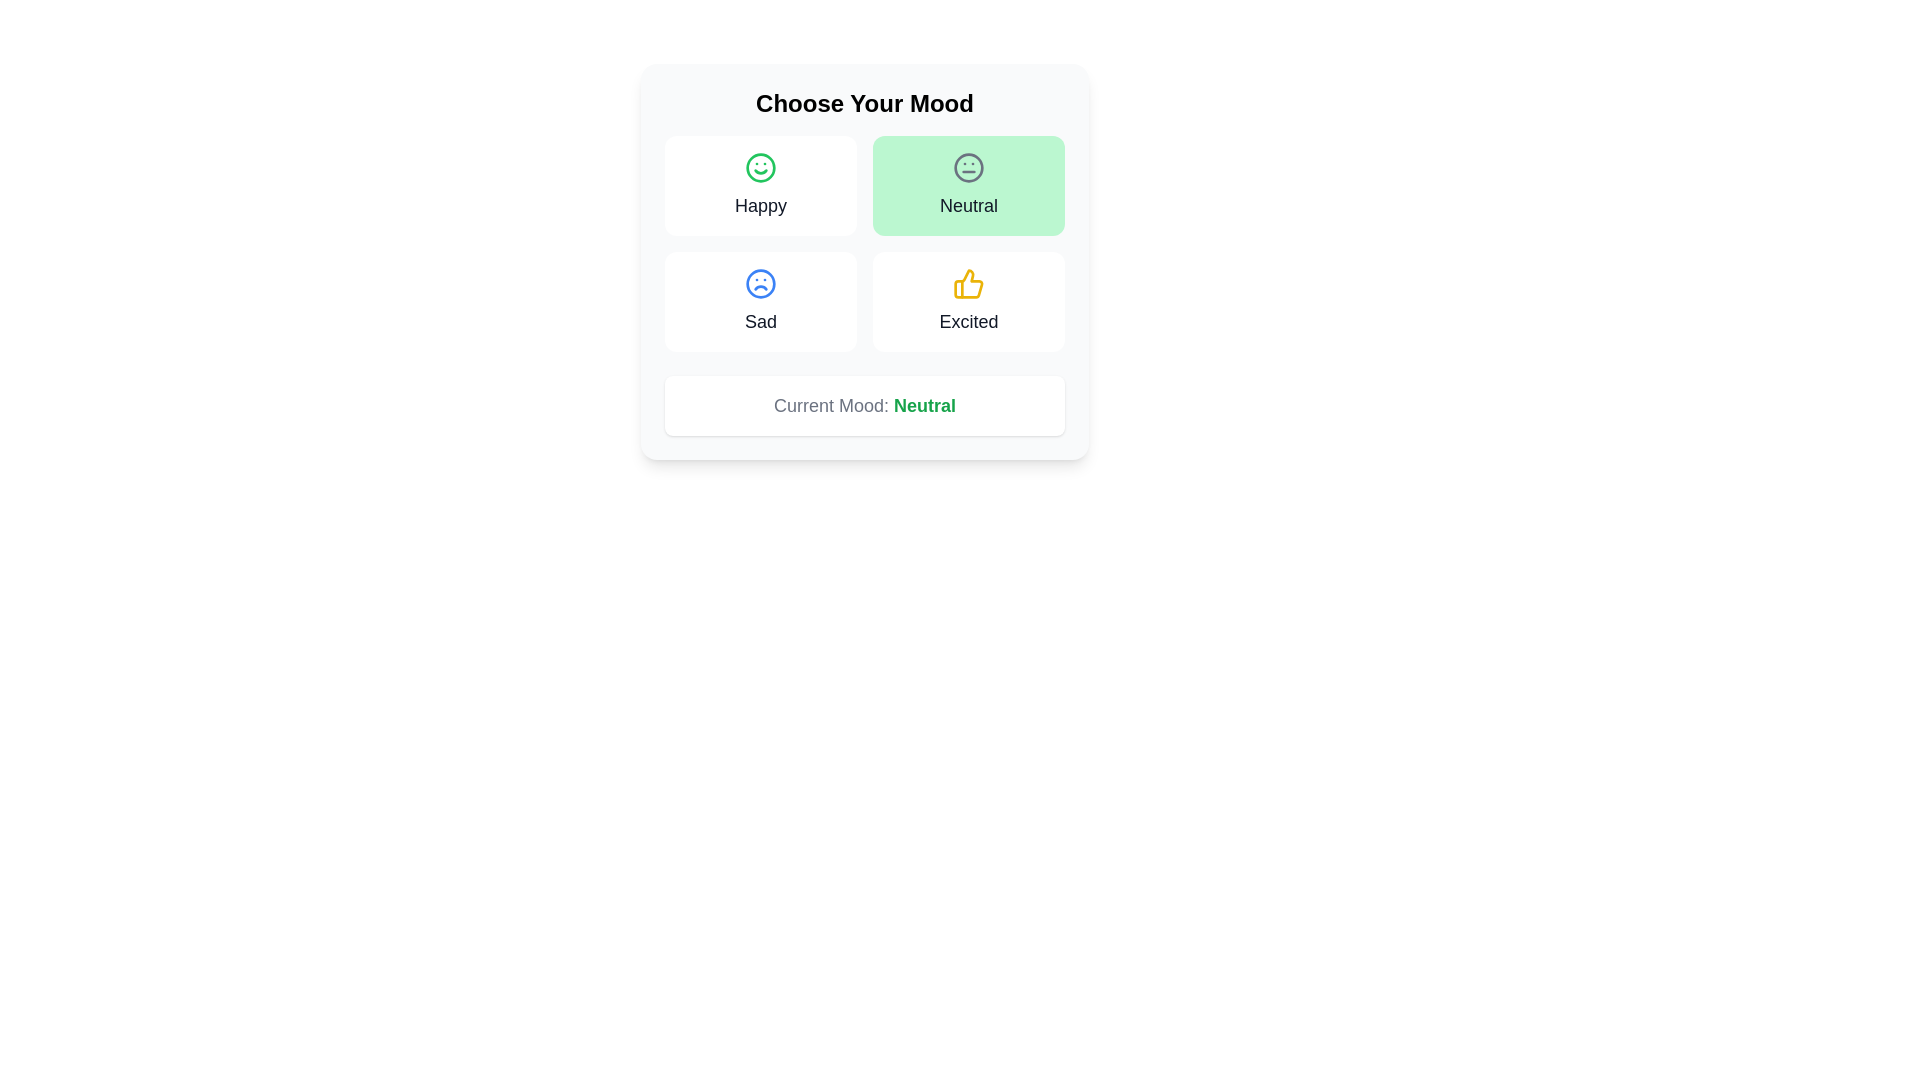 The image size is (1920, 1080). What do you see at coordinates (760, 205) in the screenshot?
I see `the 'Happy' text label, which is styled in dark grey and located below the smiley face icon in the mood selection interface` at bounding box center [760, 205].